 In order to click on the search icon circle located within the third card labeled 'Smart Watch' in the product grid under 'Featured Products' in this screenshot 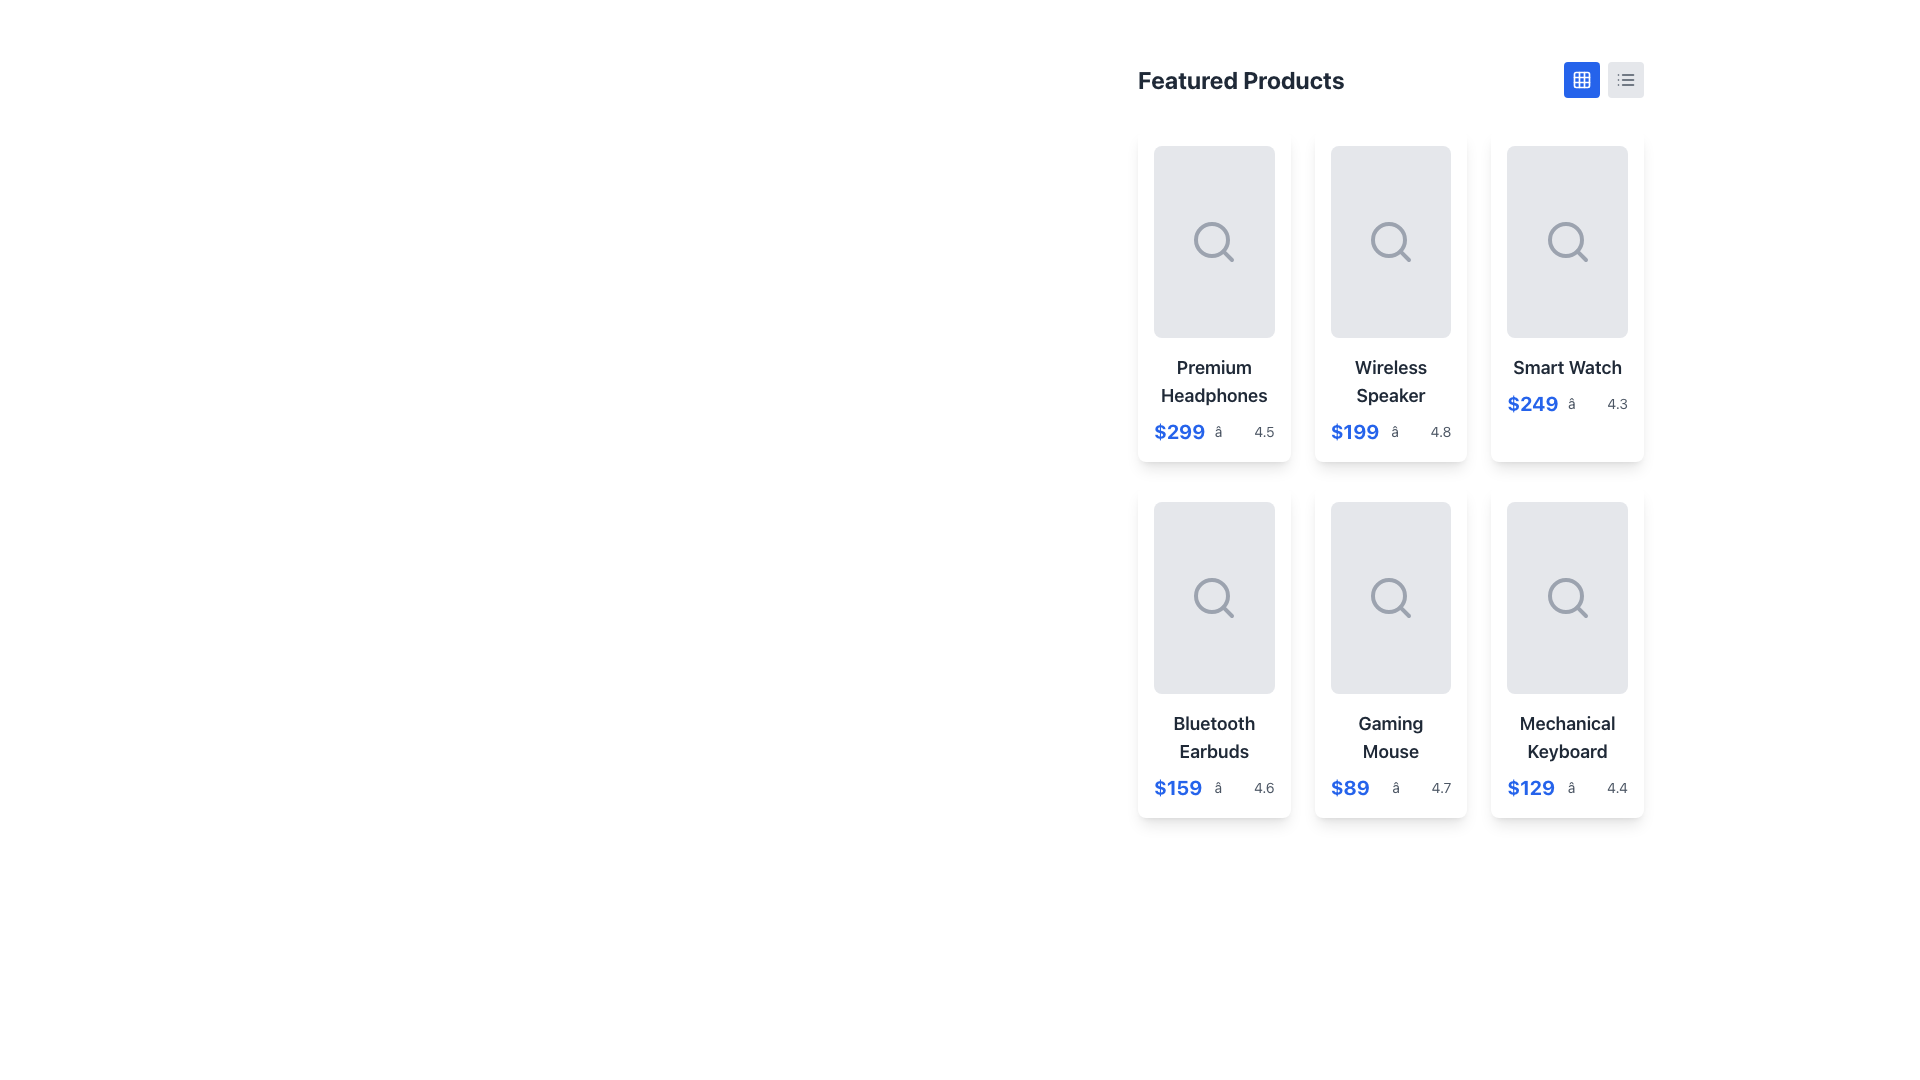, I will do `click(1564, 238)`.